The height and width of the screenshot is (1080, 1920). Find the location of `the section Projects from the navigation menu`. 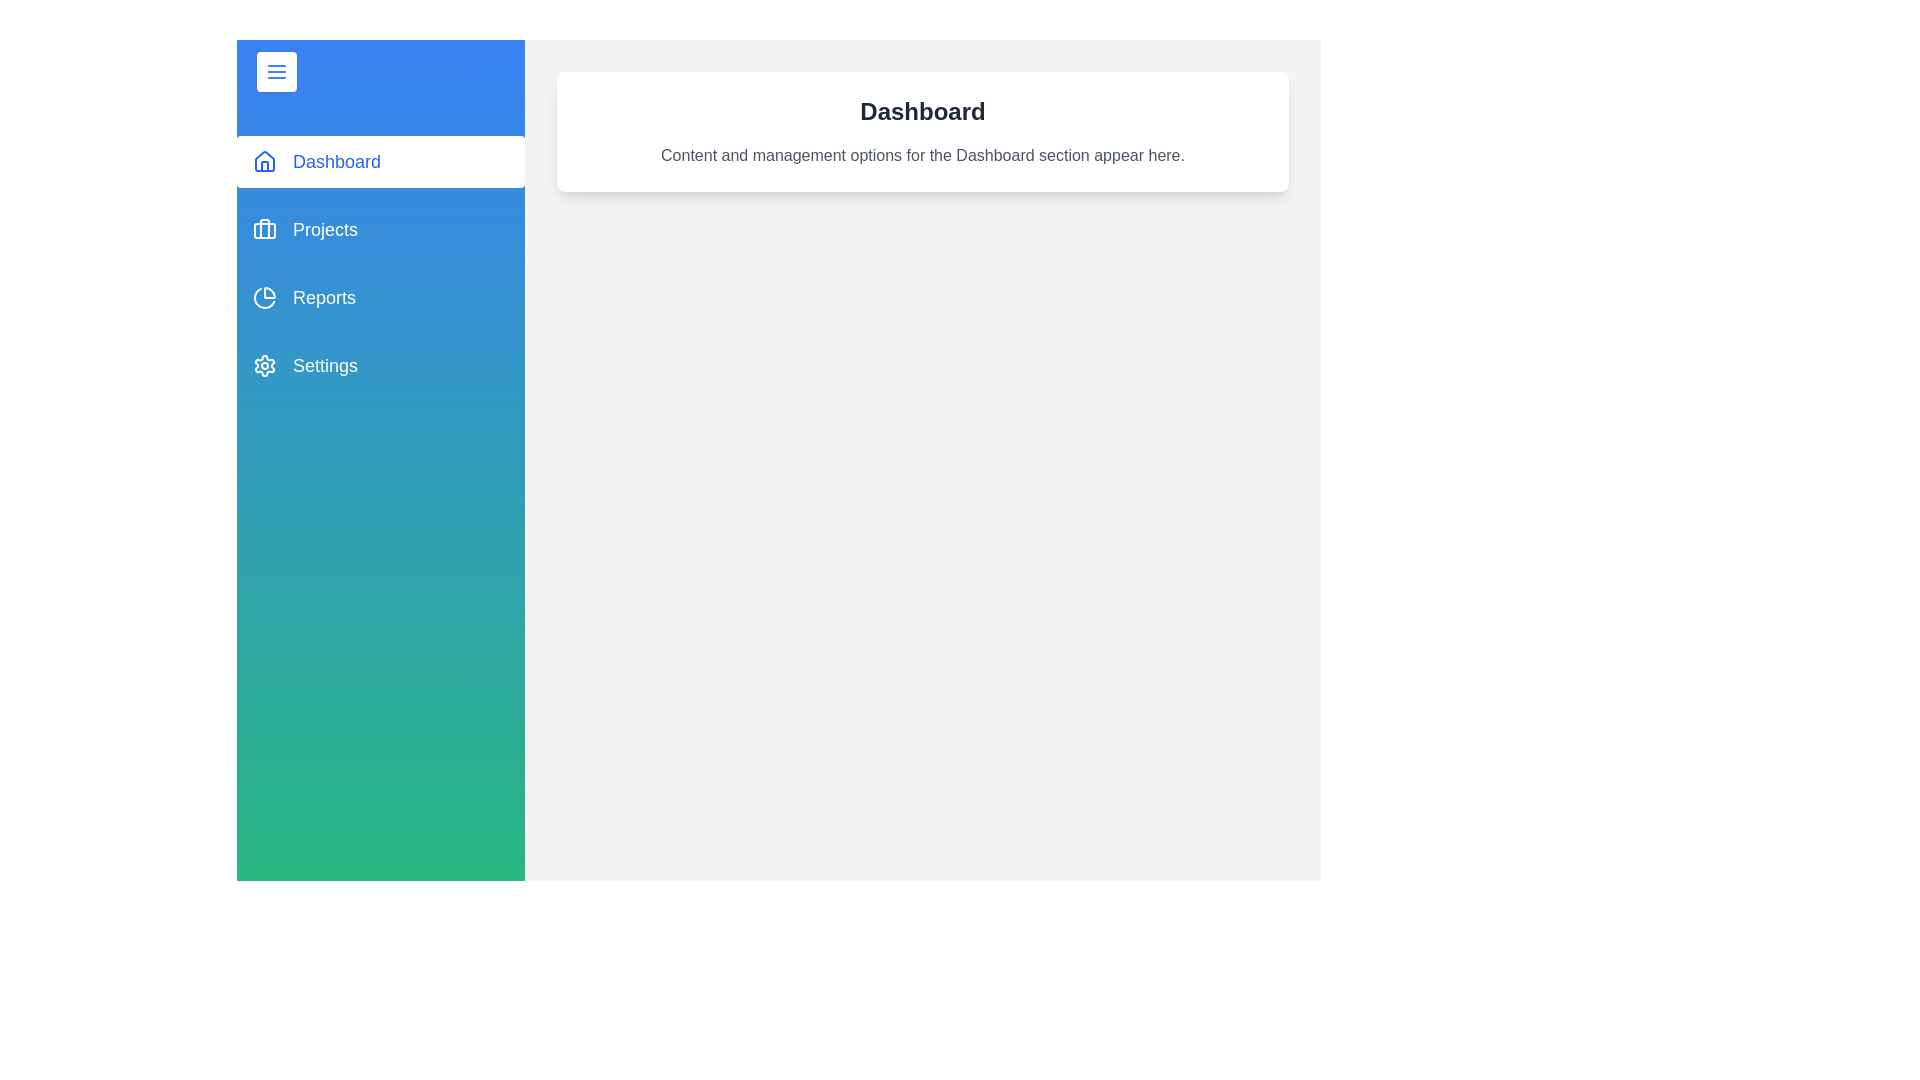

the section Projects from the navigation menu is located at coordinates (380, 229).